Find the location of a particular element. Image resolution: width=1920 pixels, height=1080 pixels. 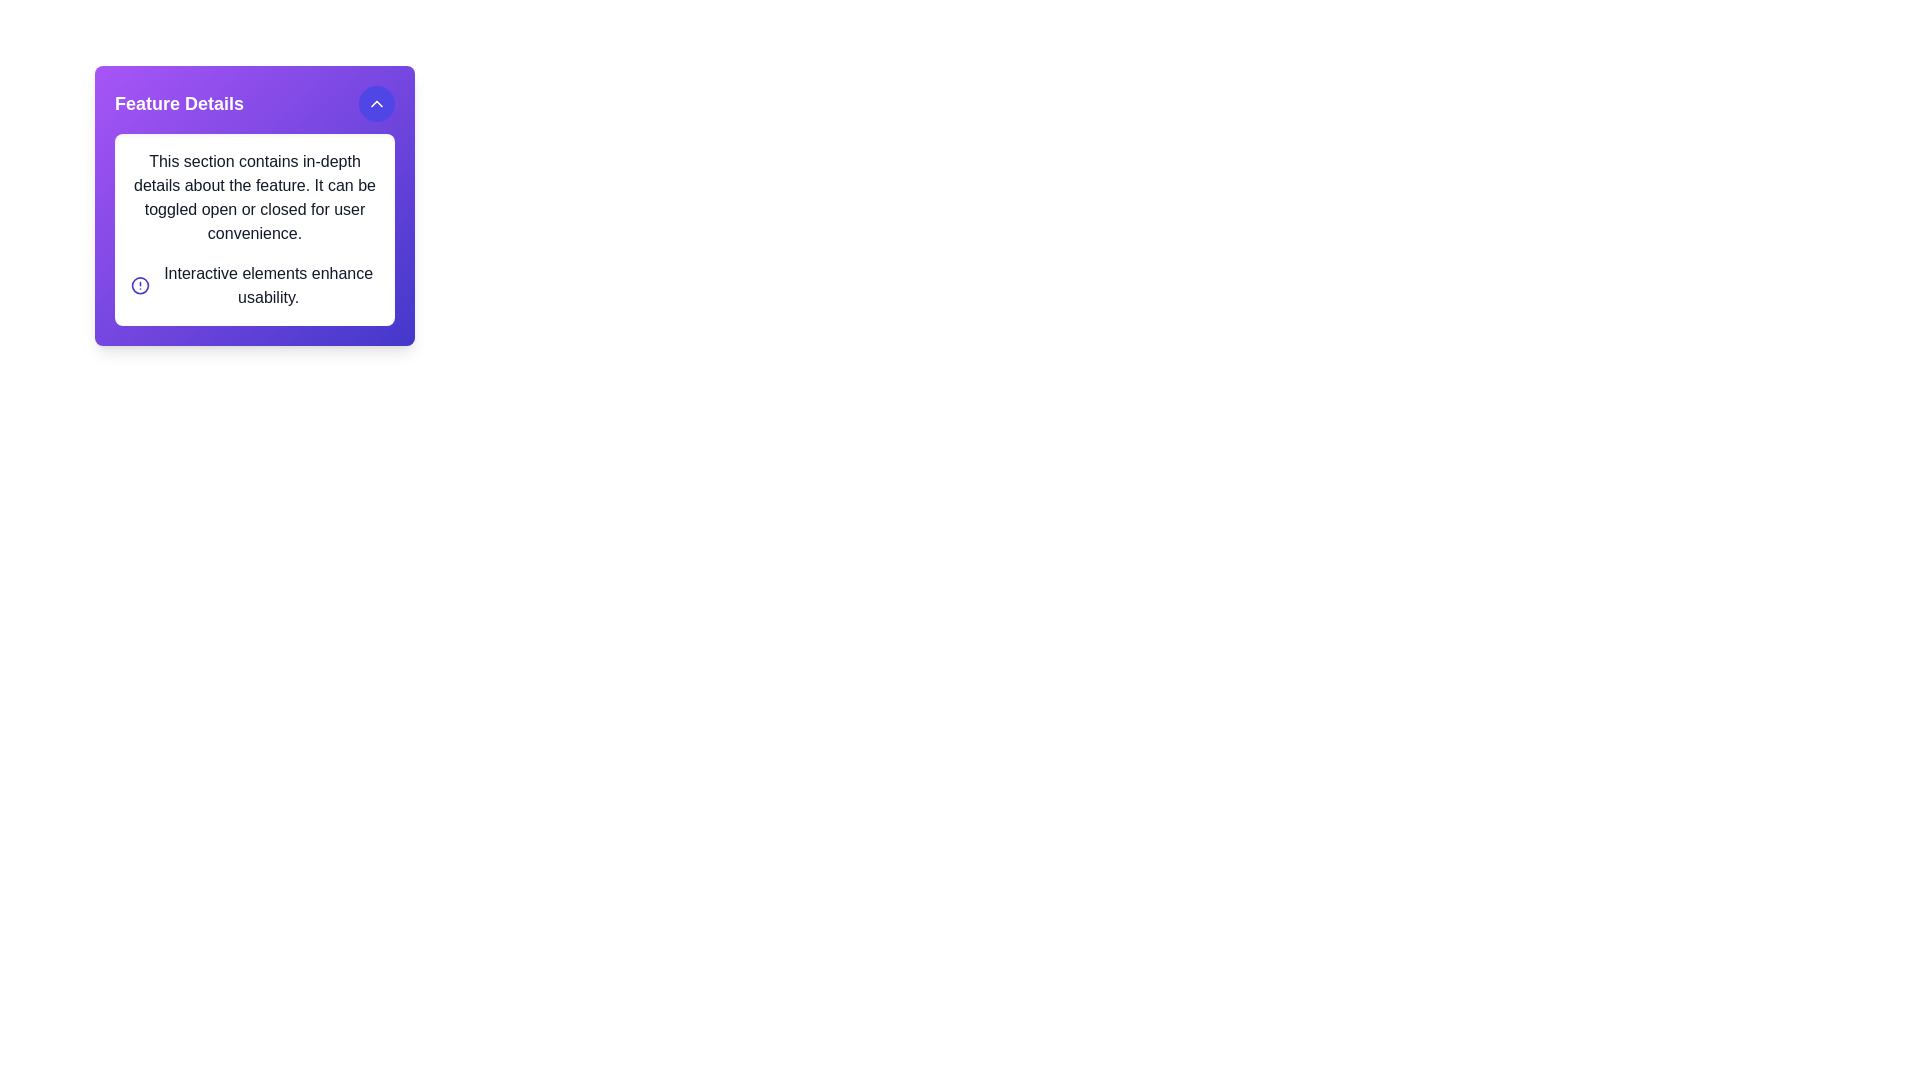

information presented in the descriptive text block located towards the lower center of the white rectangular area within the purple card labeled 'Feature Details' is located at coordinates (267, 285).